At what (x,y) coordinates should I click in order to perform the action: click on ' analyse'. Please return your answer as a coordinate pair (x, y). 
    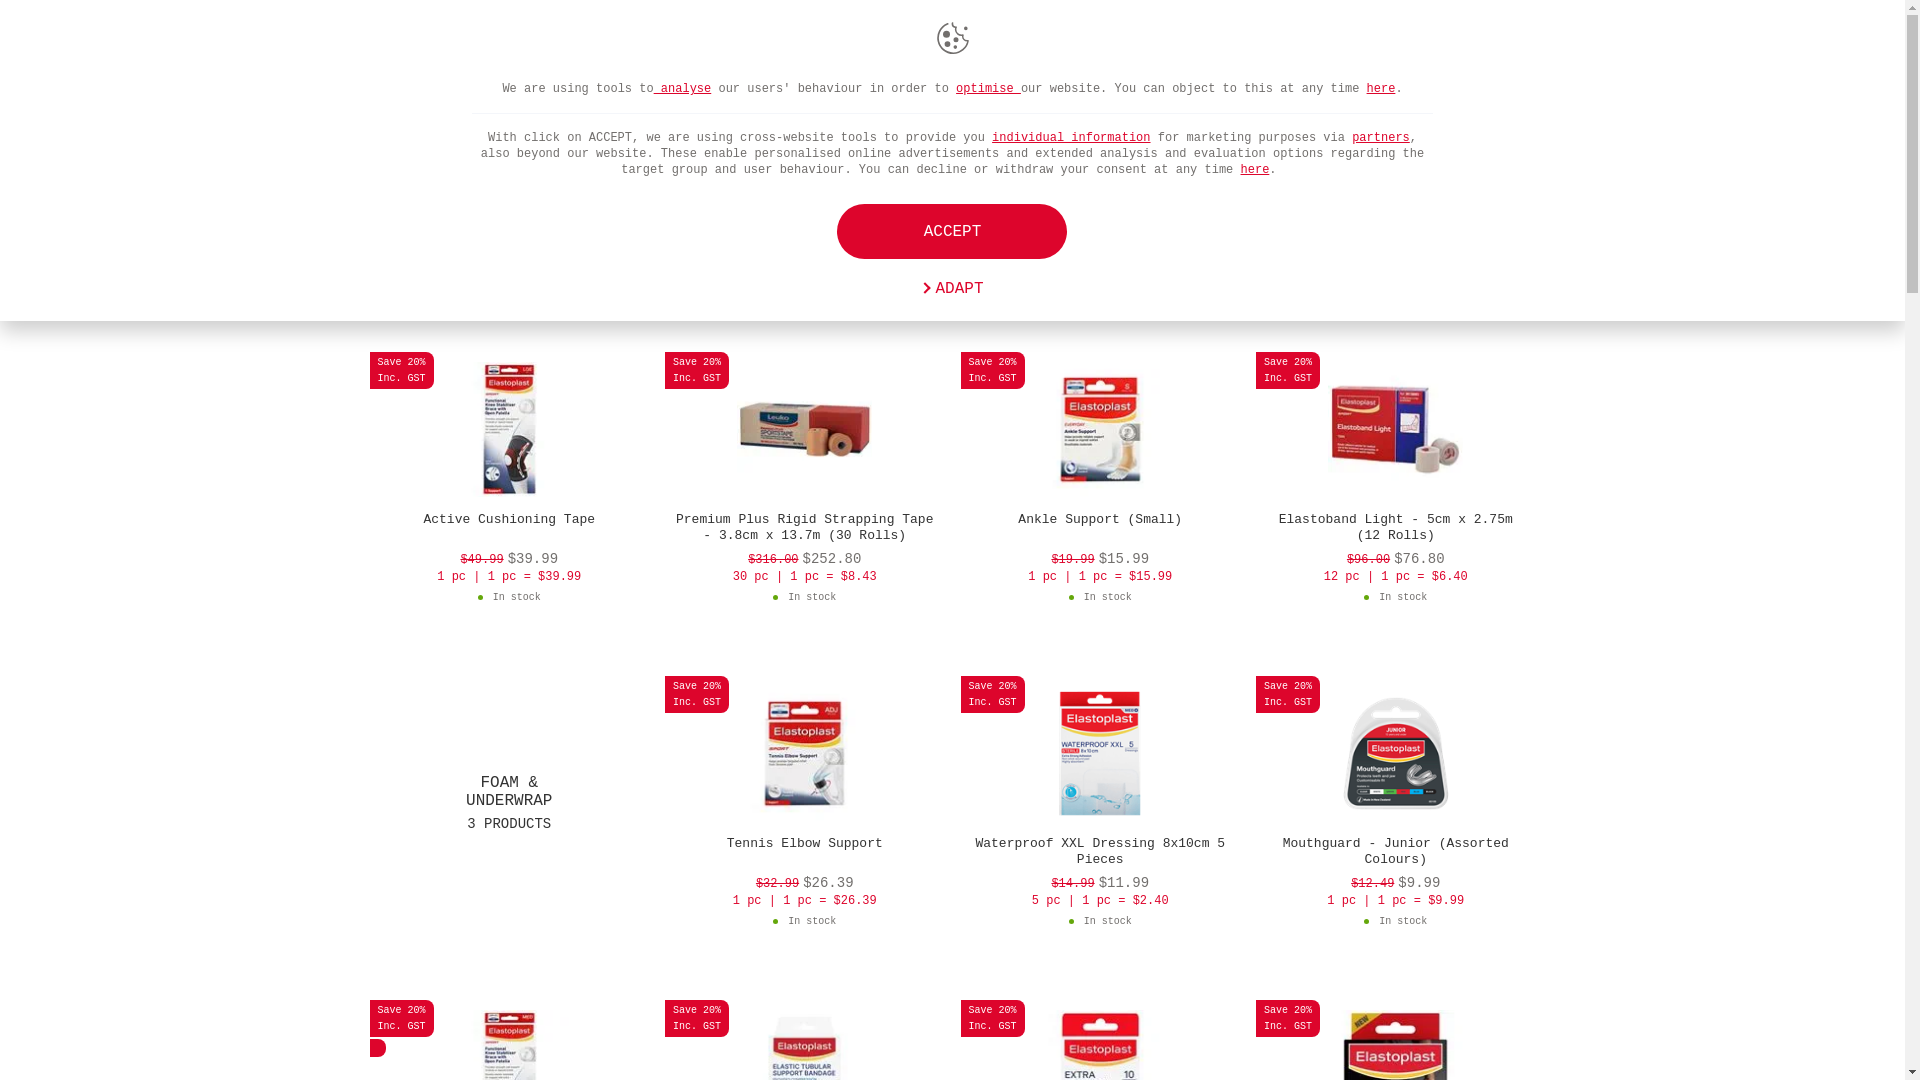
    Looking at the image, I should click on (653, 87).